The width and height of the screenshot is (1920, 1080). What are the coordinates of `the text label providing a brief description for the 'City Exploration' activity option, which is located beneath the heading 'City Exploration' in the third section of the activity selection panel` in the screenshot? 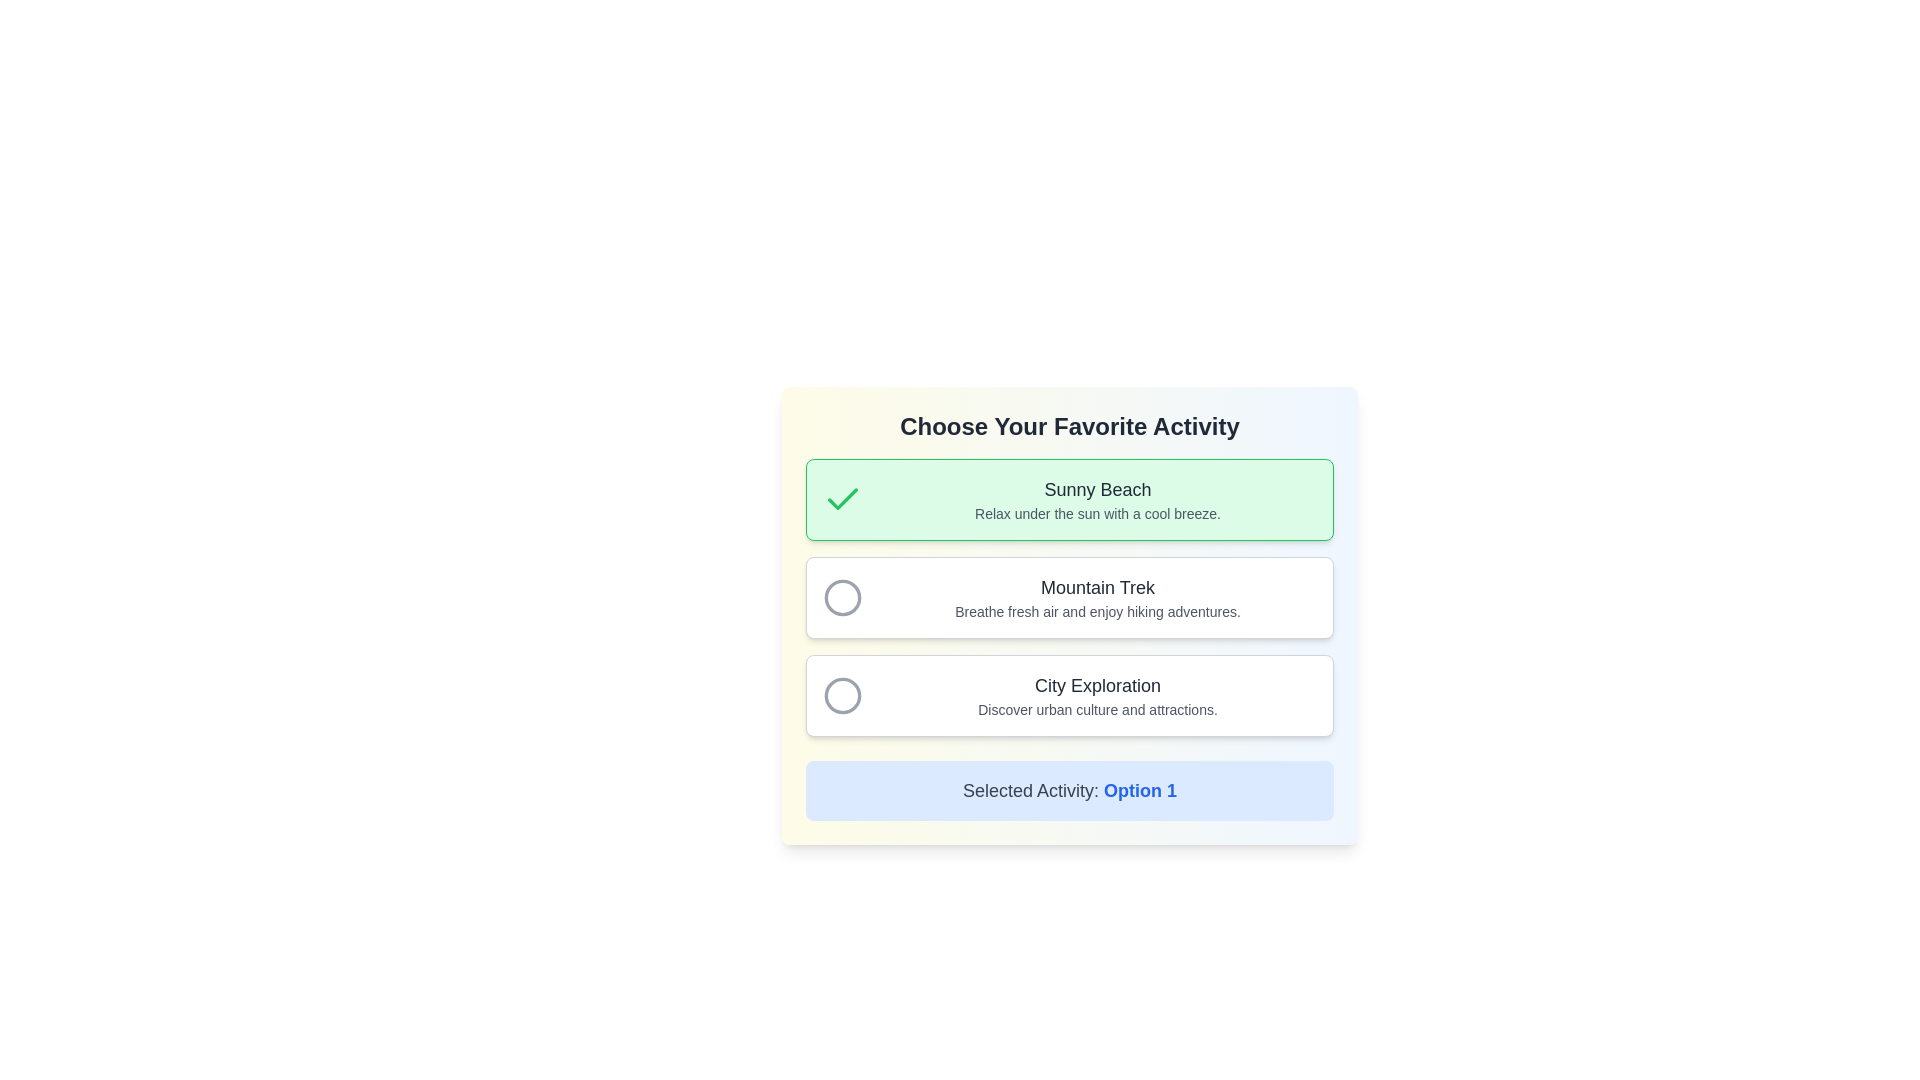 It's located at (1097, 708).